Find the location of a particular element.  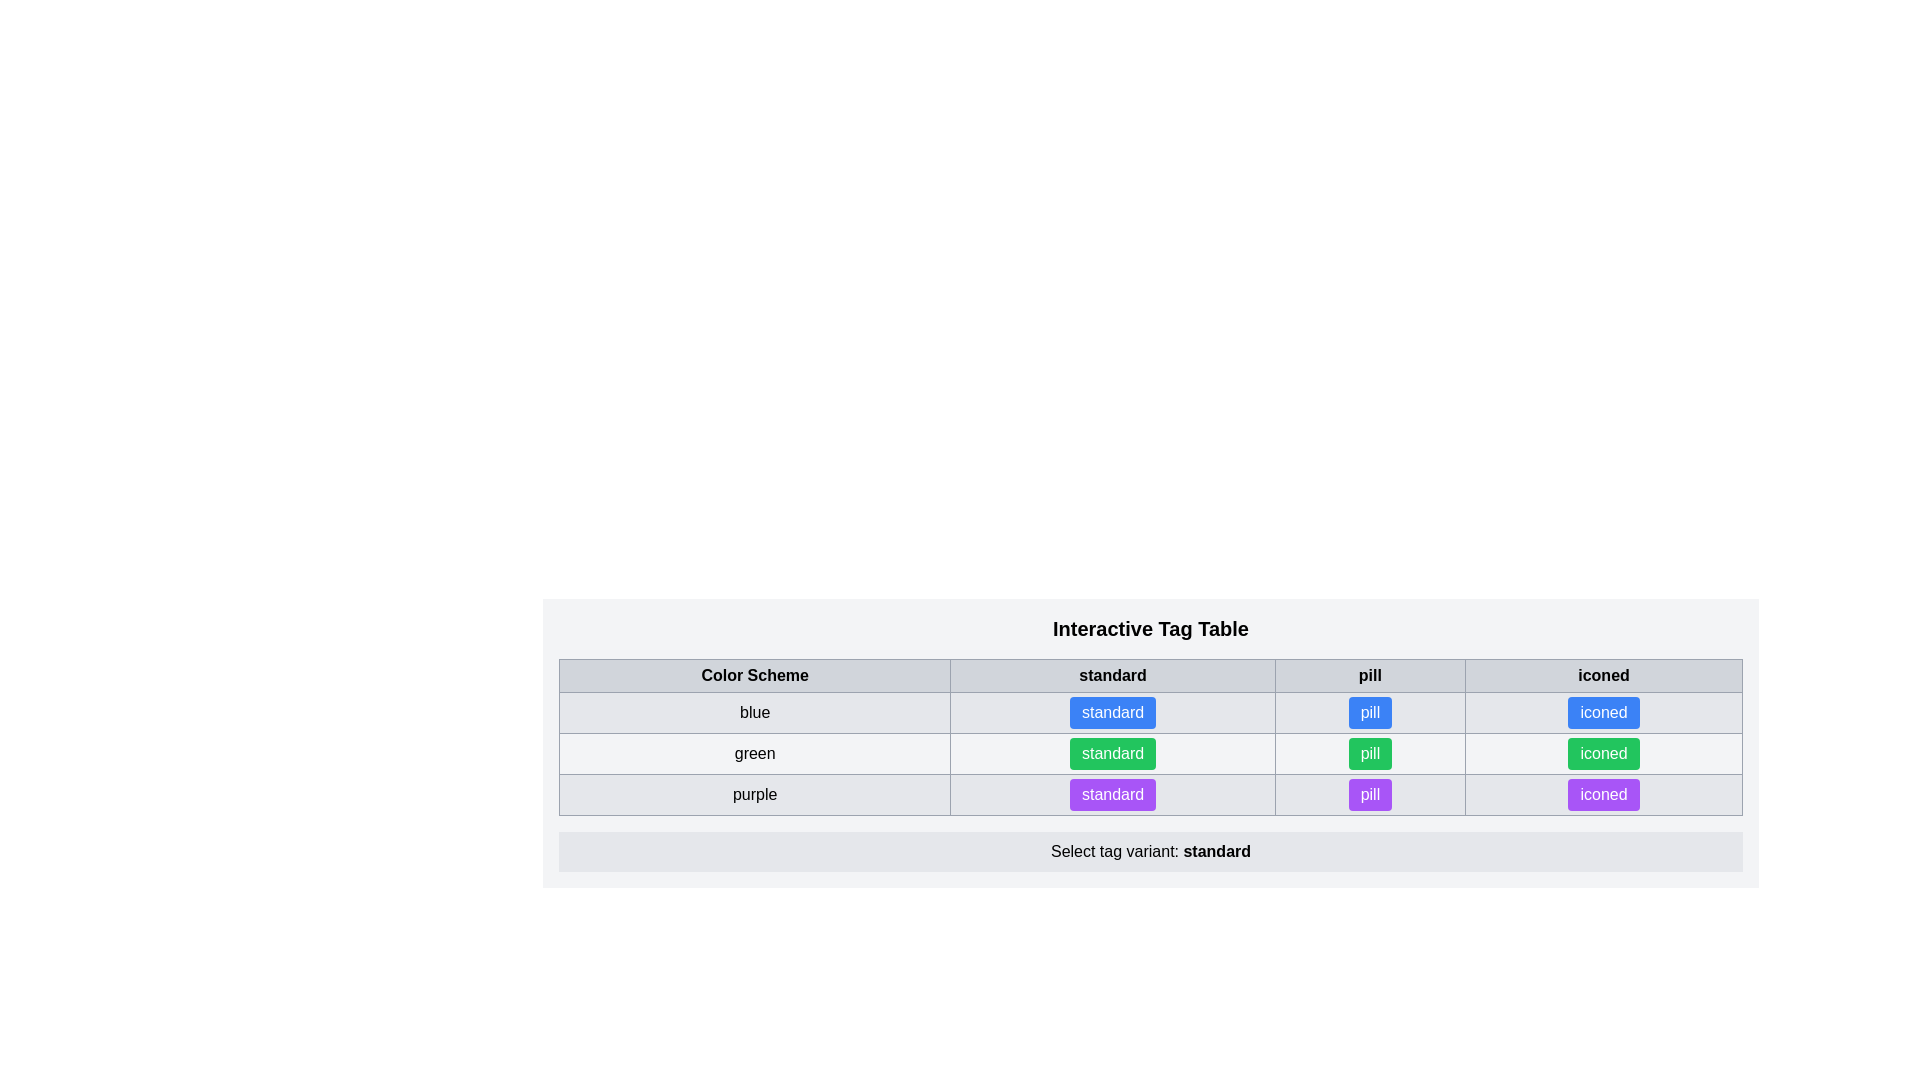

the rectangular purple button labeled 'standard' in white text, which is the first button in the 'purple' color scheme row of the table is located at coordinates (1151, 793).